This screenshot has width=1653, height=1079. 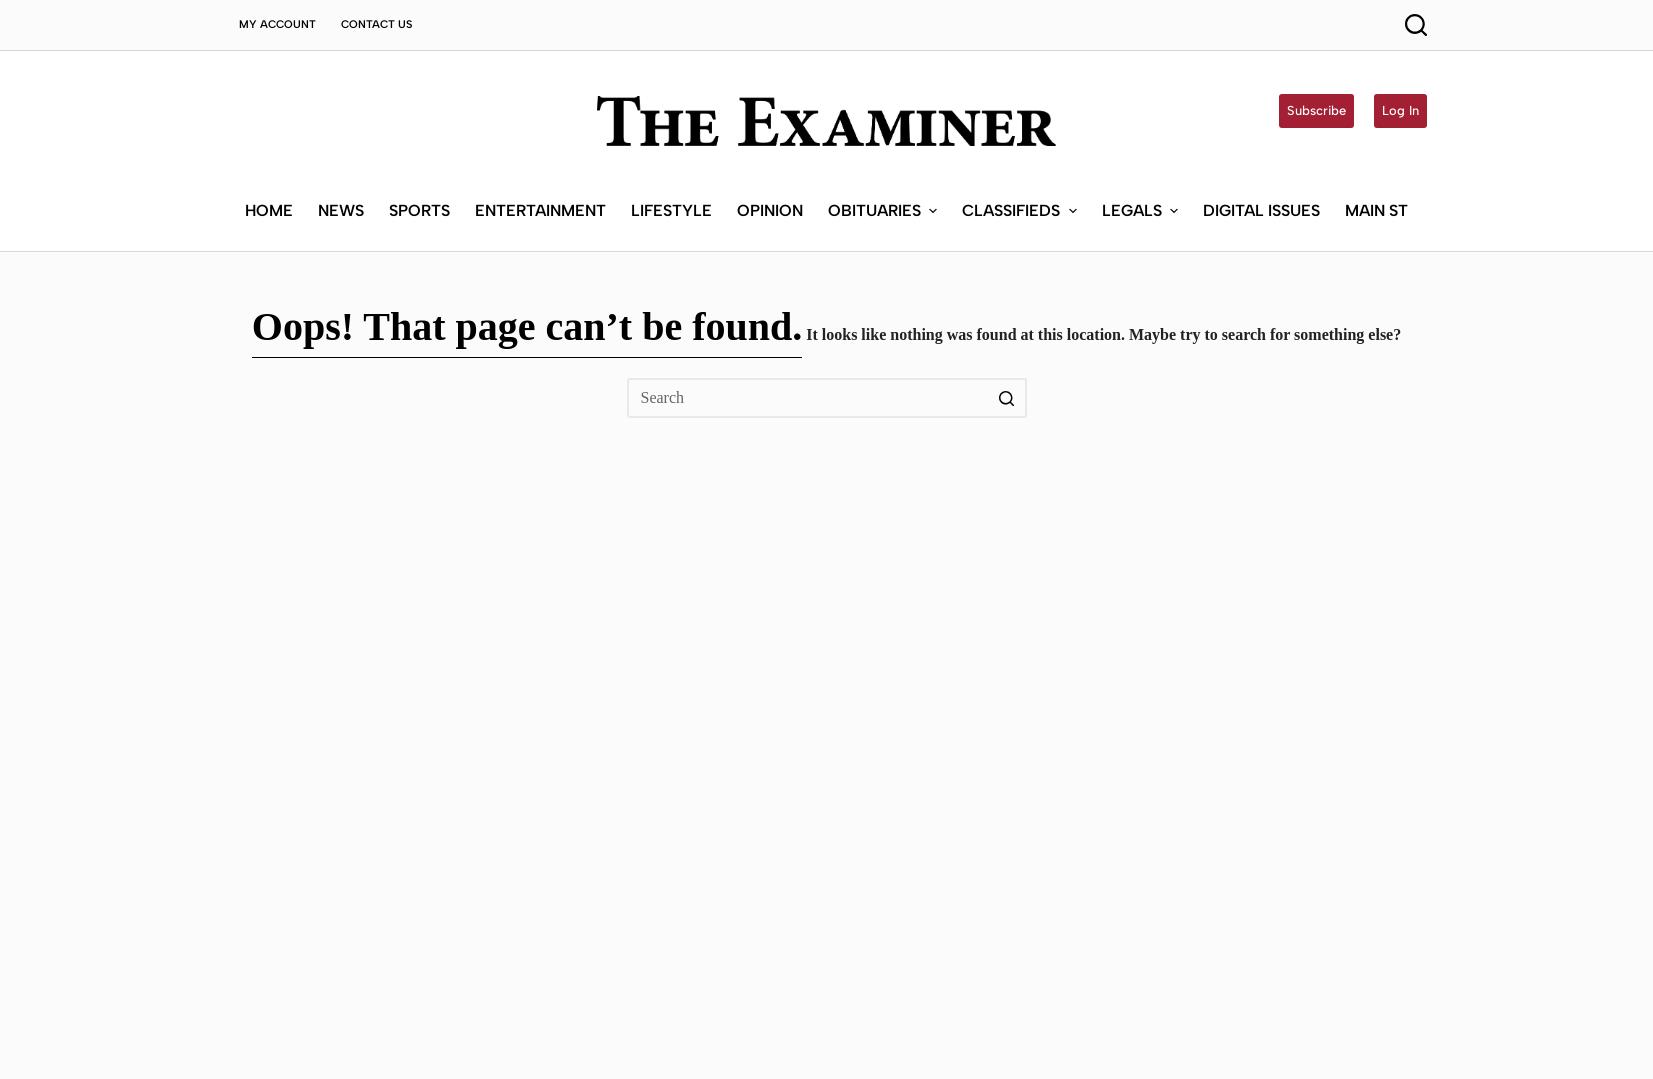 What do you see at coordinates (874, 69) in the screenshot?
I see `'Obituaries'` at bounding box center [874, 69].